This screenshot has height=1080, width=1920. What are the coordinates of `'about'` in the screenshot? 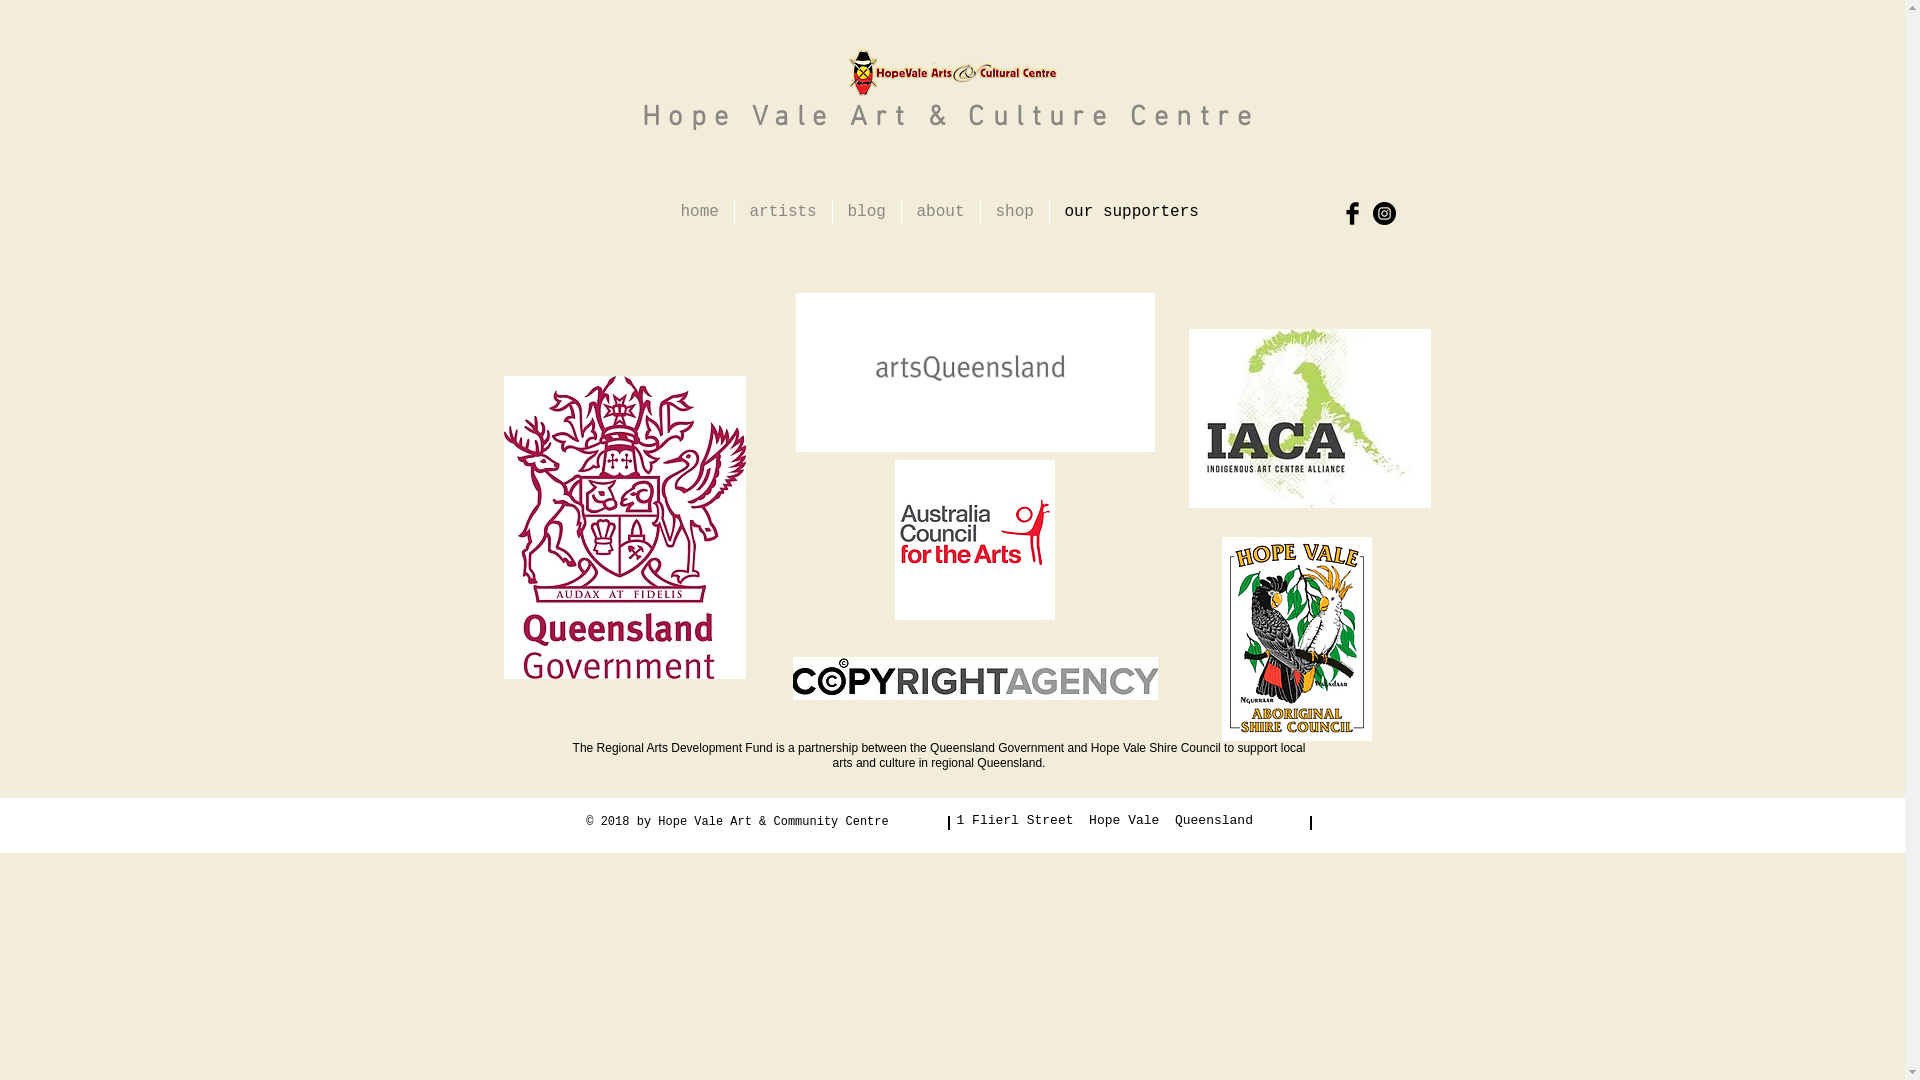 It's located at (901, 212).